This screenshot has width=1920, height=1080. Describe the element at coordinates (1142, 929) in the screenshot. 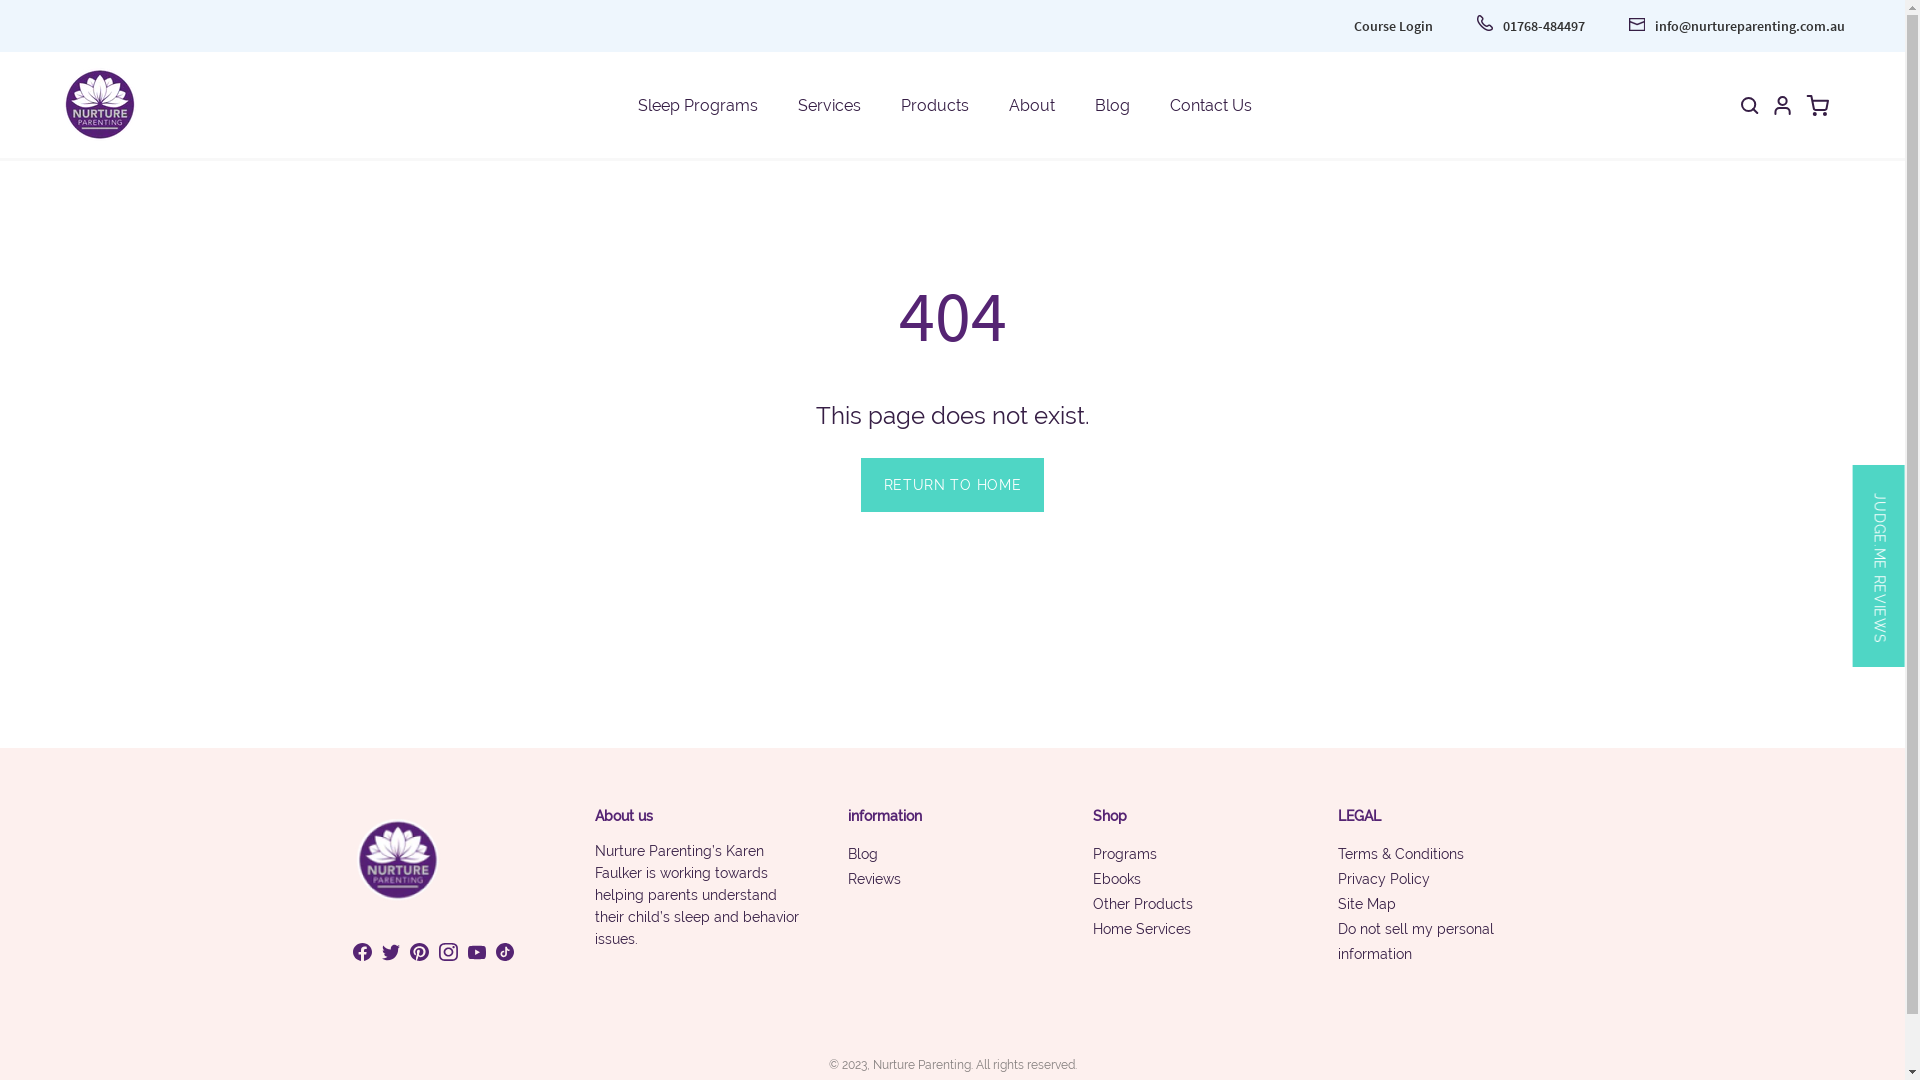

I see `'Home Services'` at that location.